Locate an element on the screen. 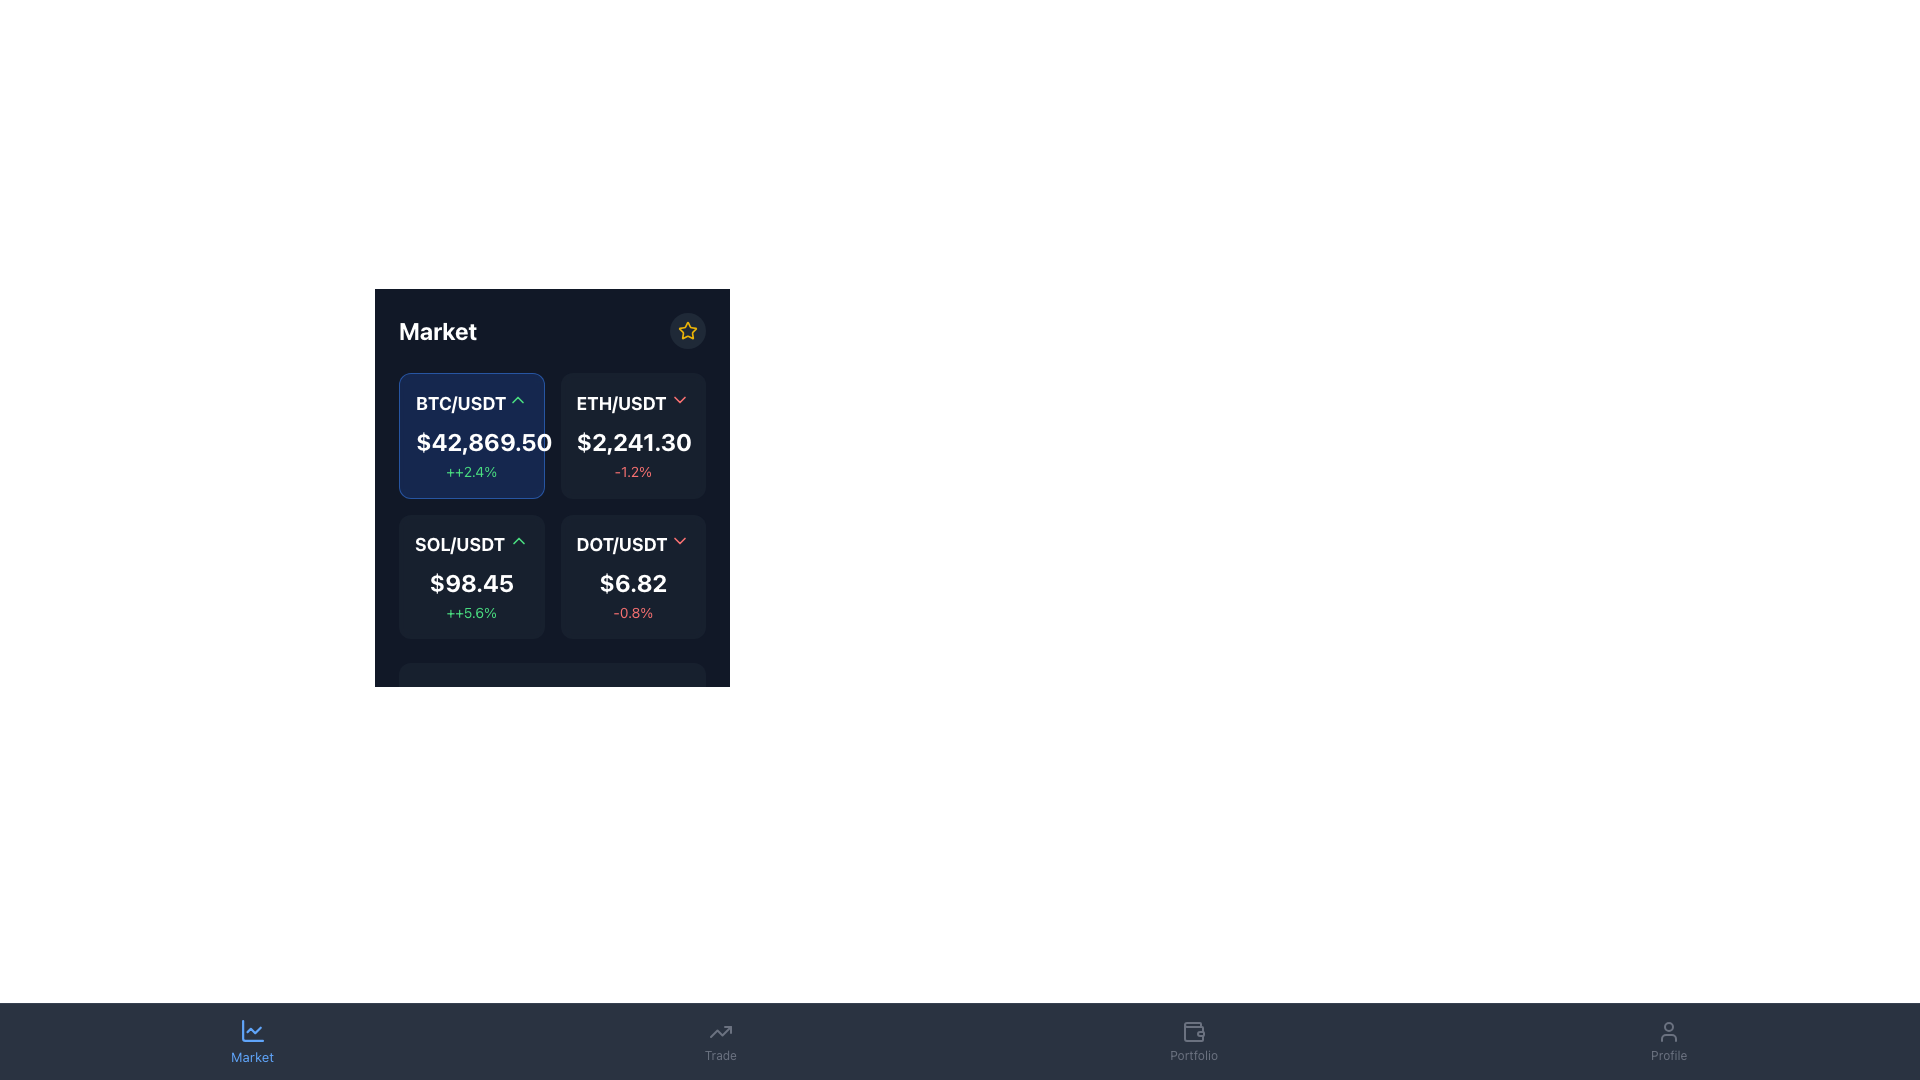  the button located in the top-right corner of the 'Market' section to observe a background color change is located at coordinates (687, 330).